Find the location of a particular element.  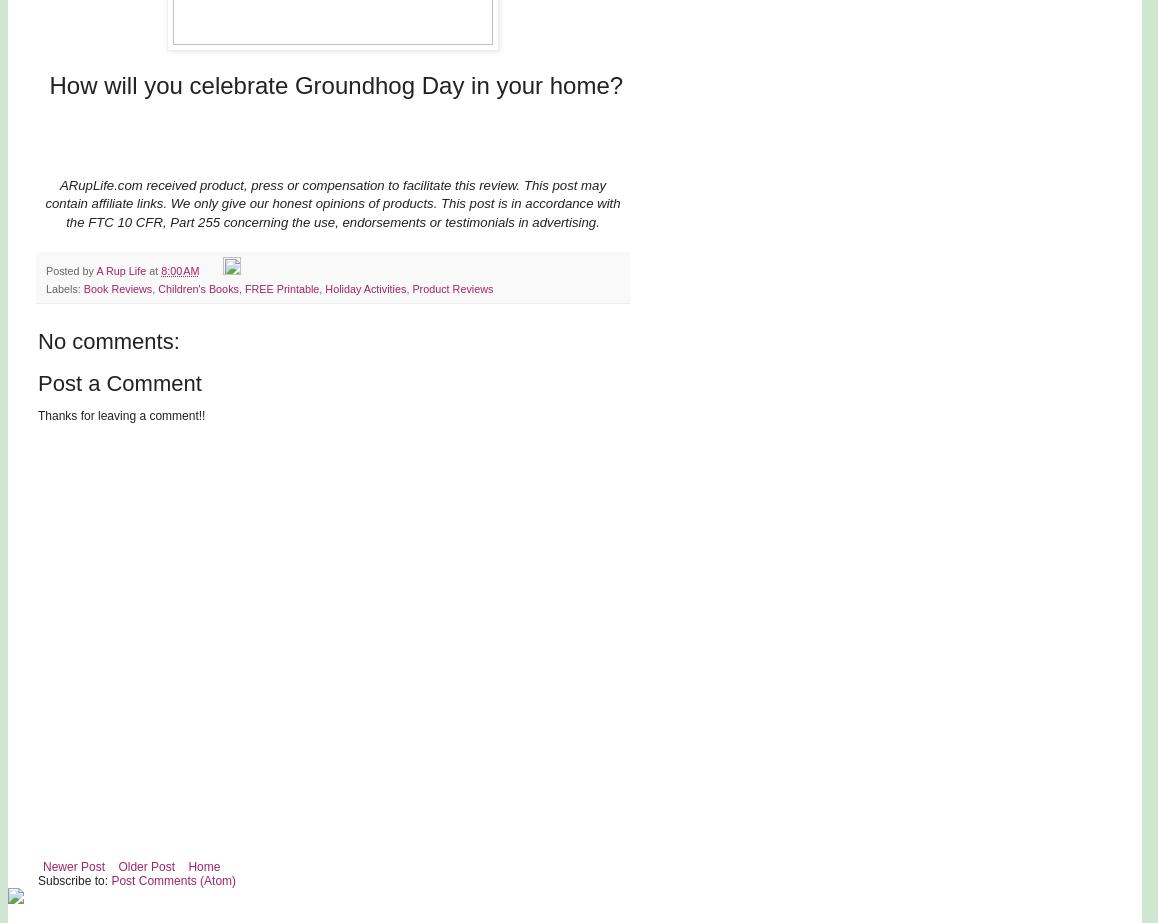

'Labels:' is located at coordinates (64, 287).